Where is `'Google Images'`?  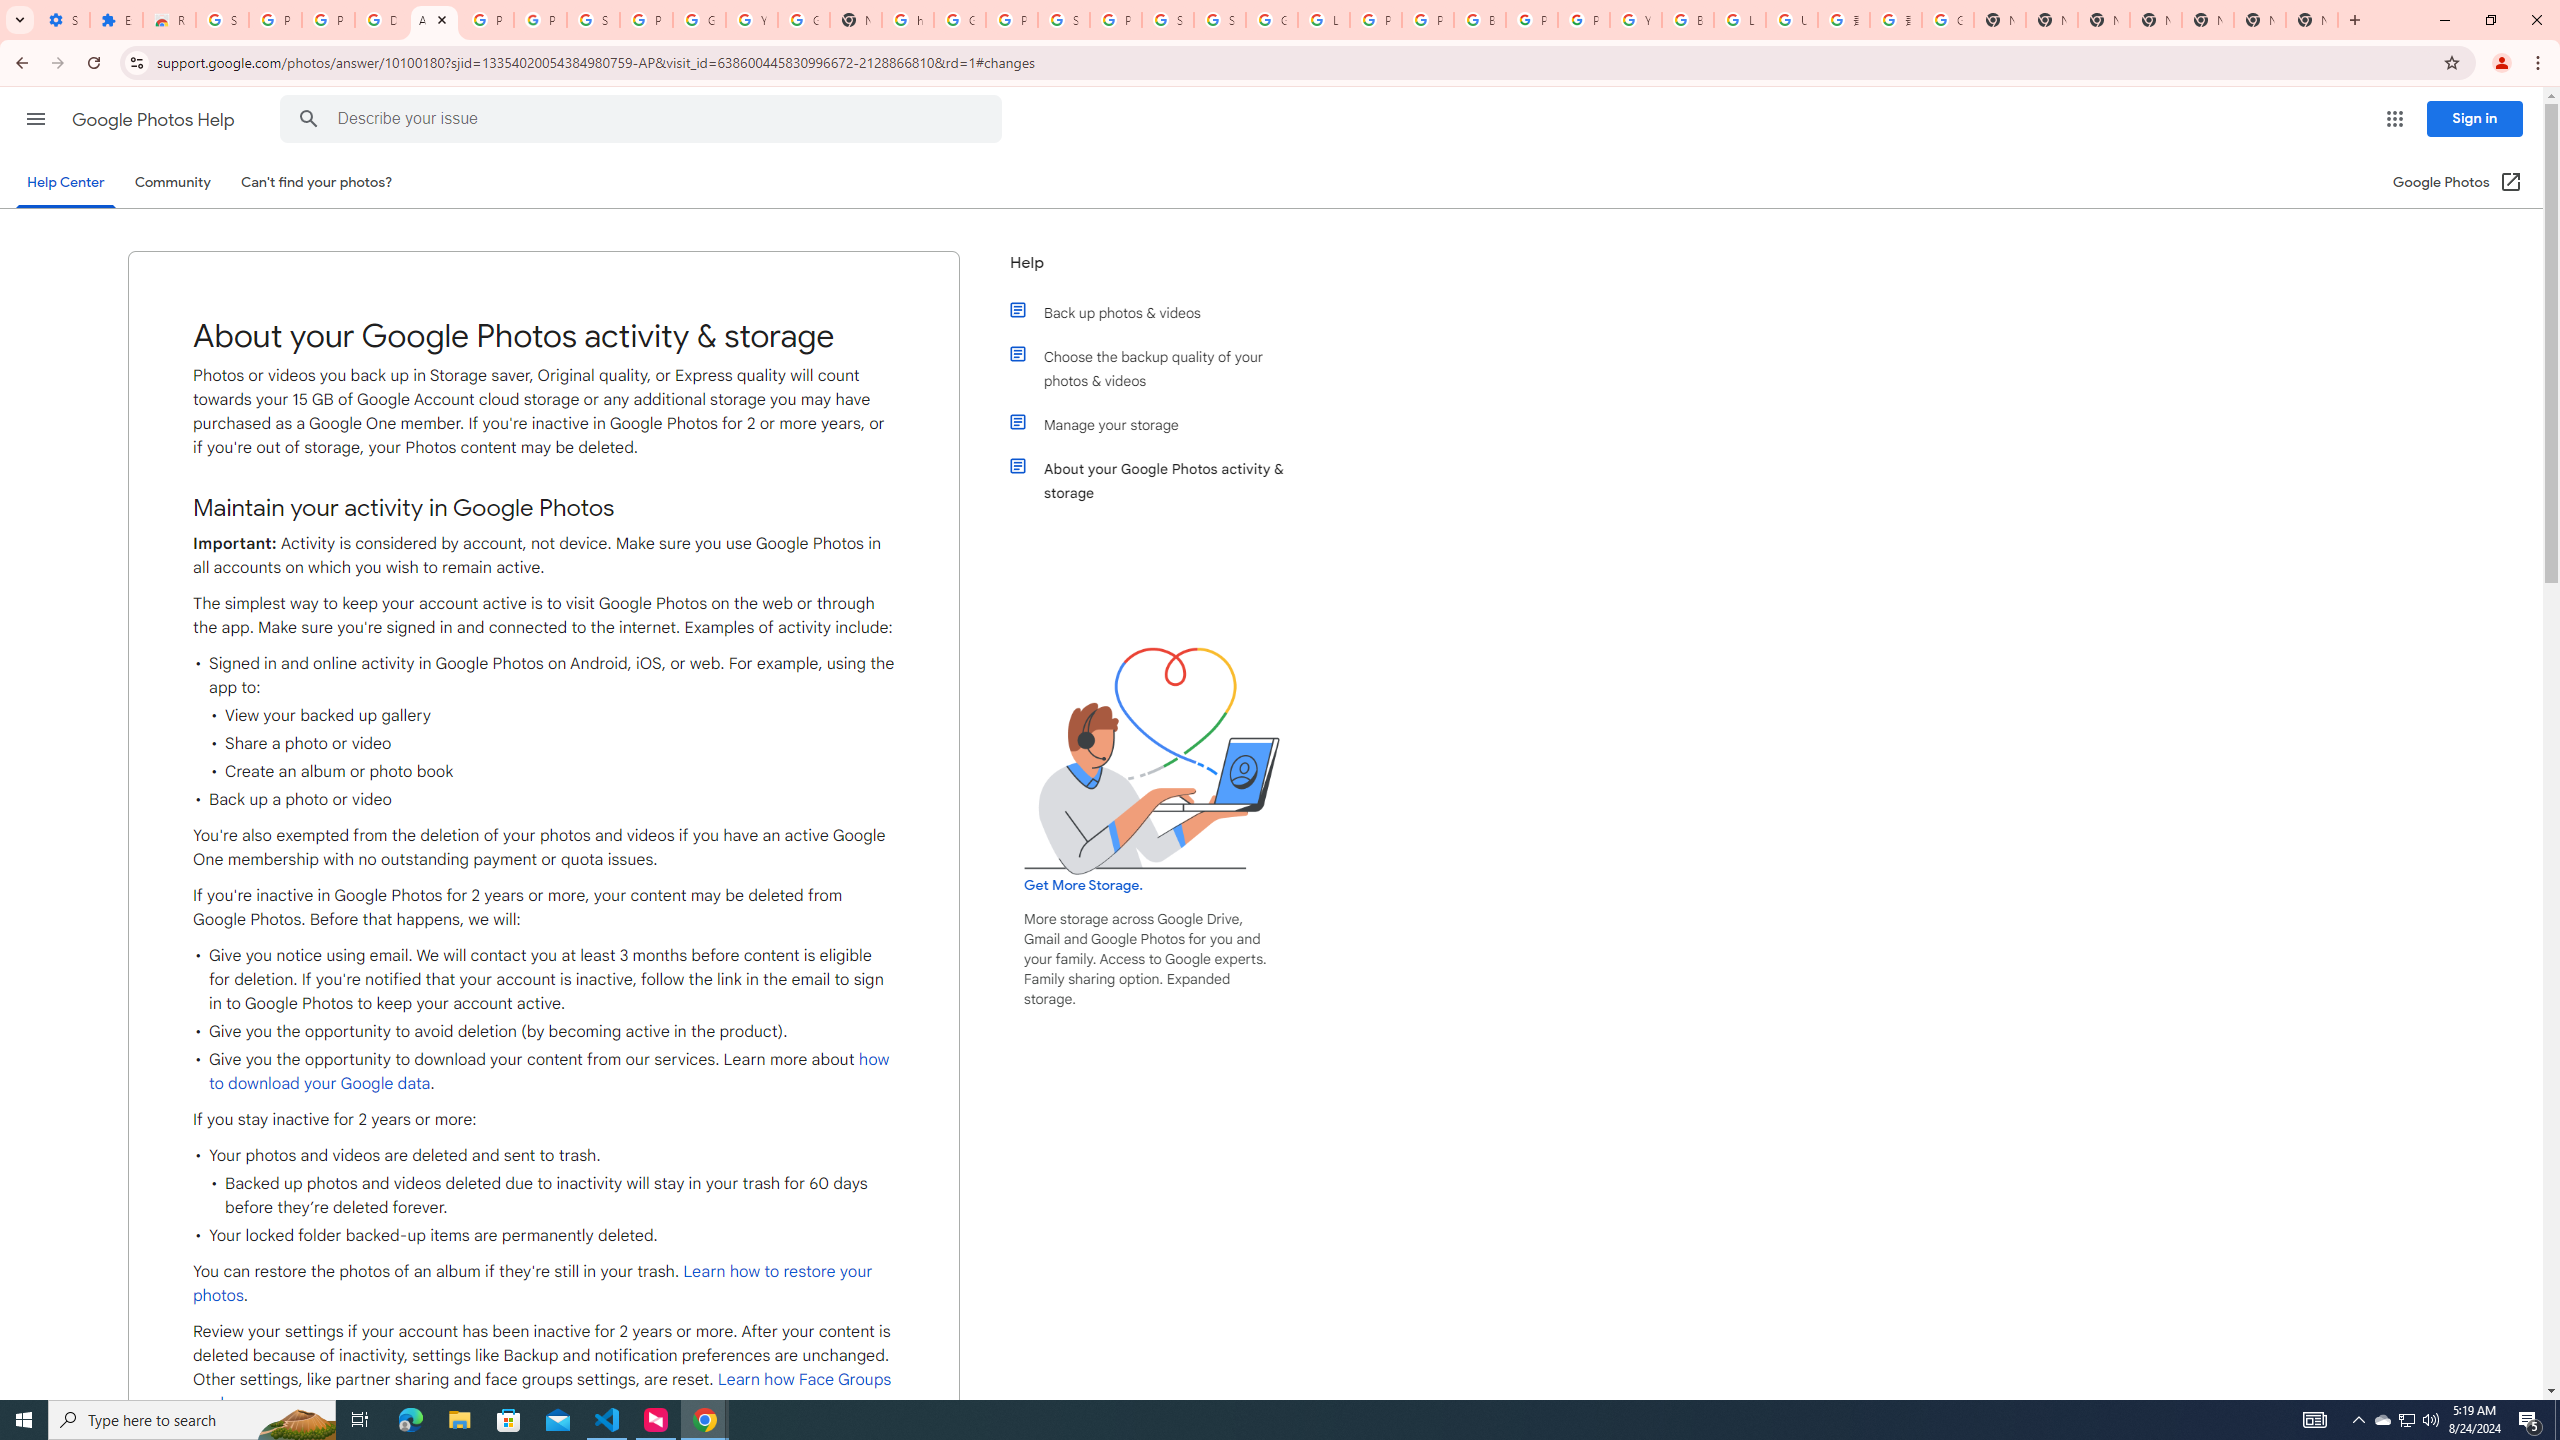 'Google Images' is located at coordinates (1948, 19).